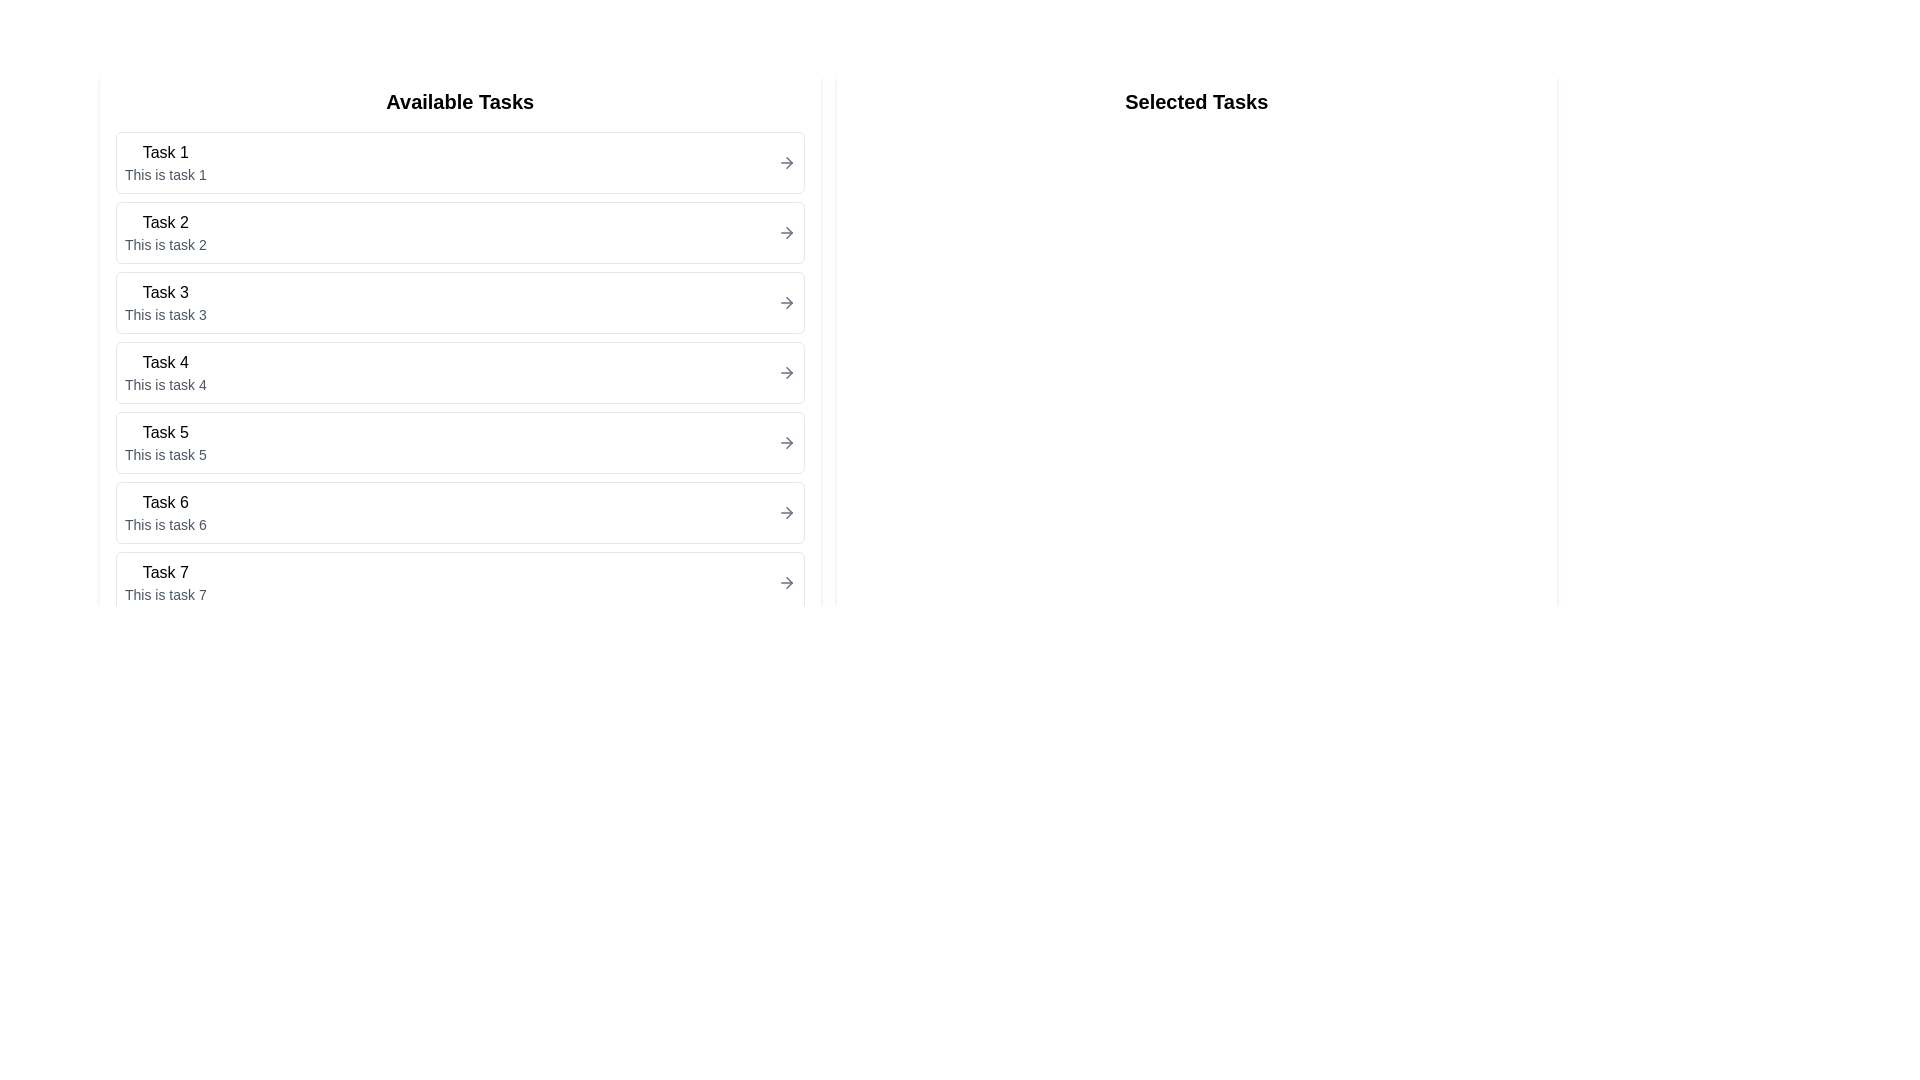 The width and height of the screenshot is (1920, 1080). I want to click on the Text label that serves as the header for the first task in the 'Available Tasks' list, located near the upper-left corner of the list, so click(165, 152).